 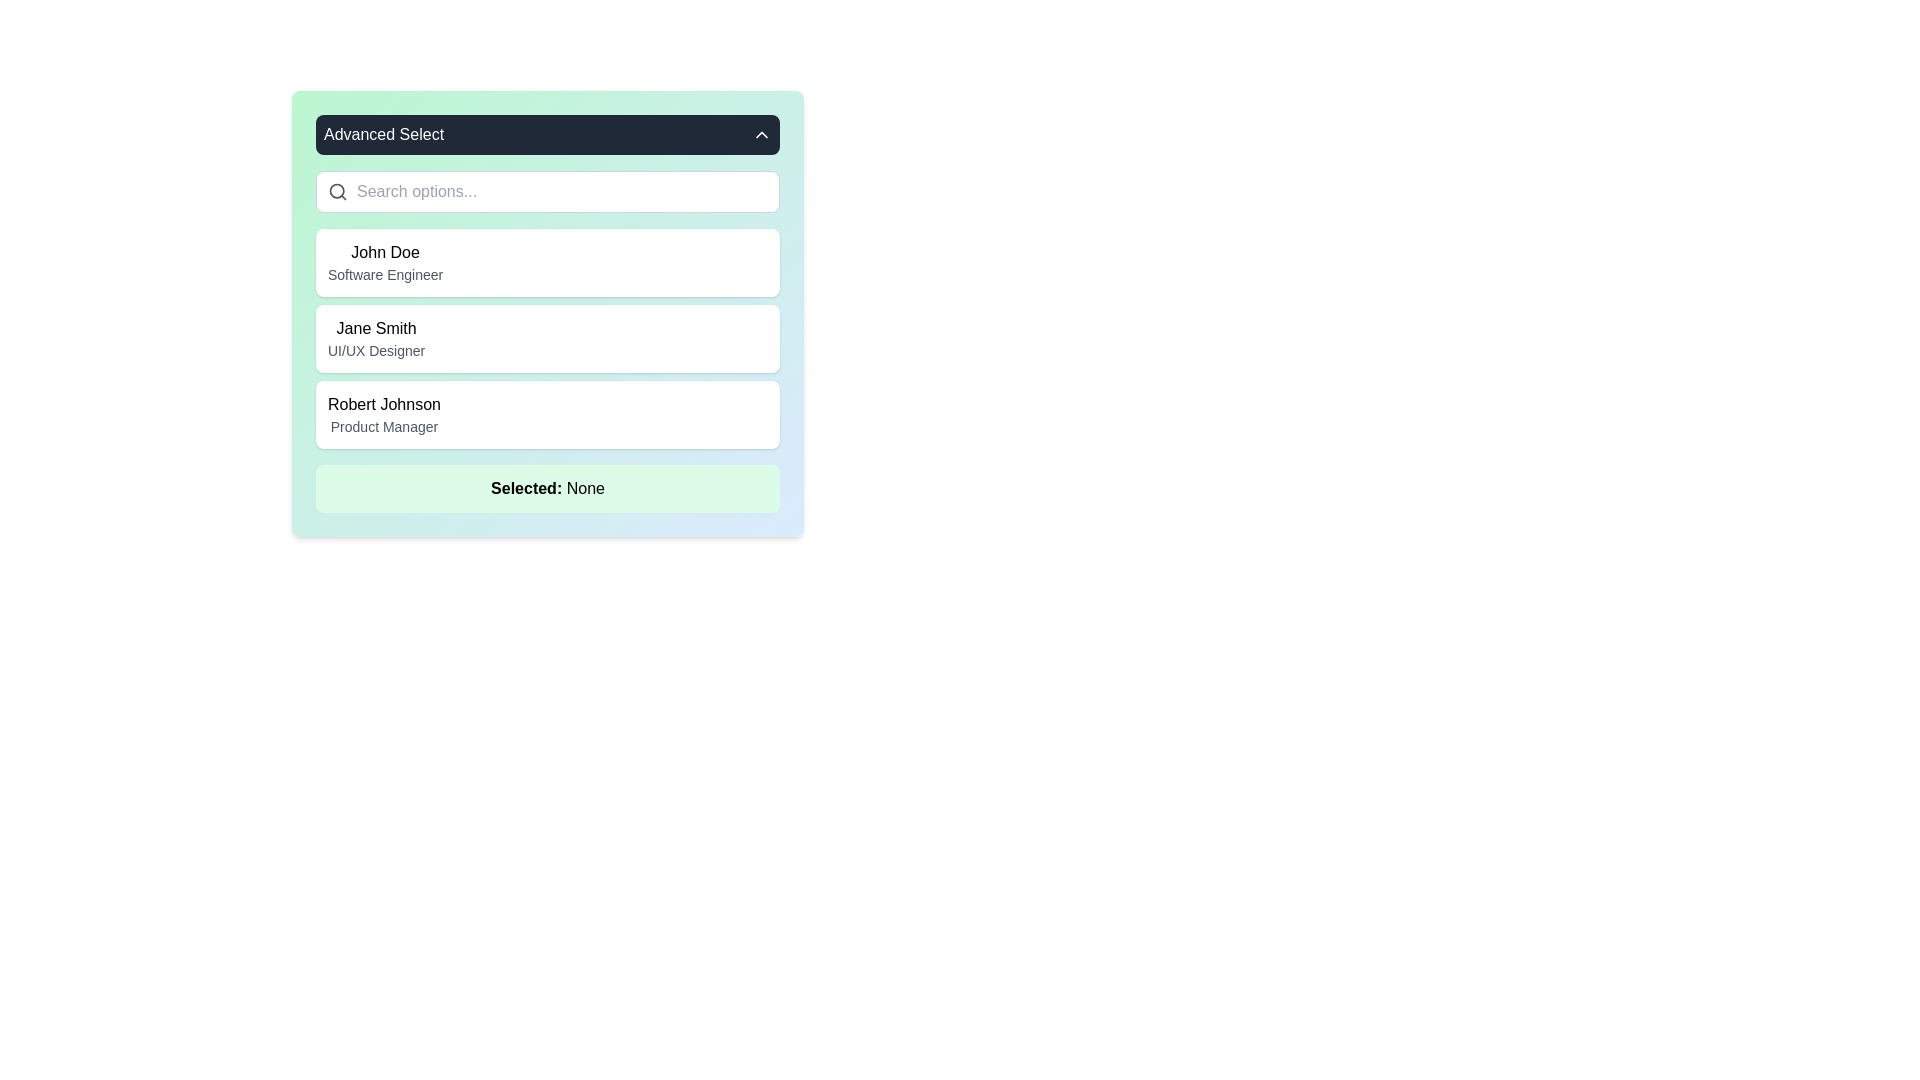 What do you see at coordinates (376, 350) in the screenshot?
I see `the Text label that describes the profession or role associated with 'Jane Smith', which is positioned directly below her name in the UI` at bounding box center [376, 350].